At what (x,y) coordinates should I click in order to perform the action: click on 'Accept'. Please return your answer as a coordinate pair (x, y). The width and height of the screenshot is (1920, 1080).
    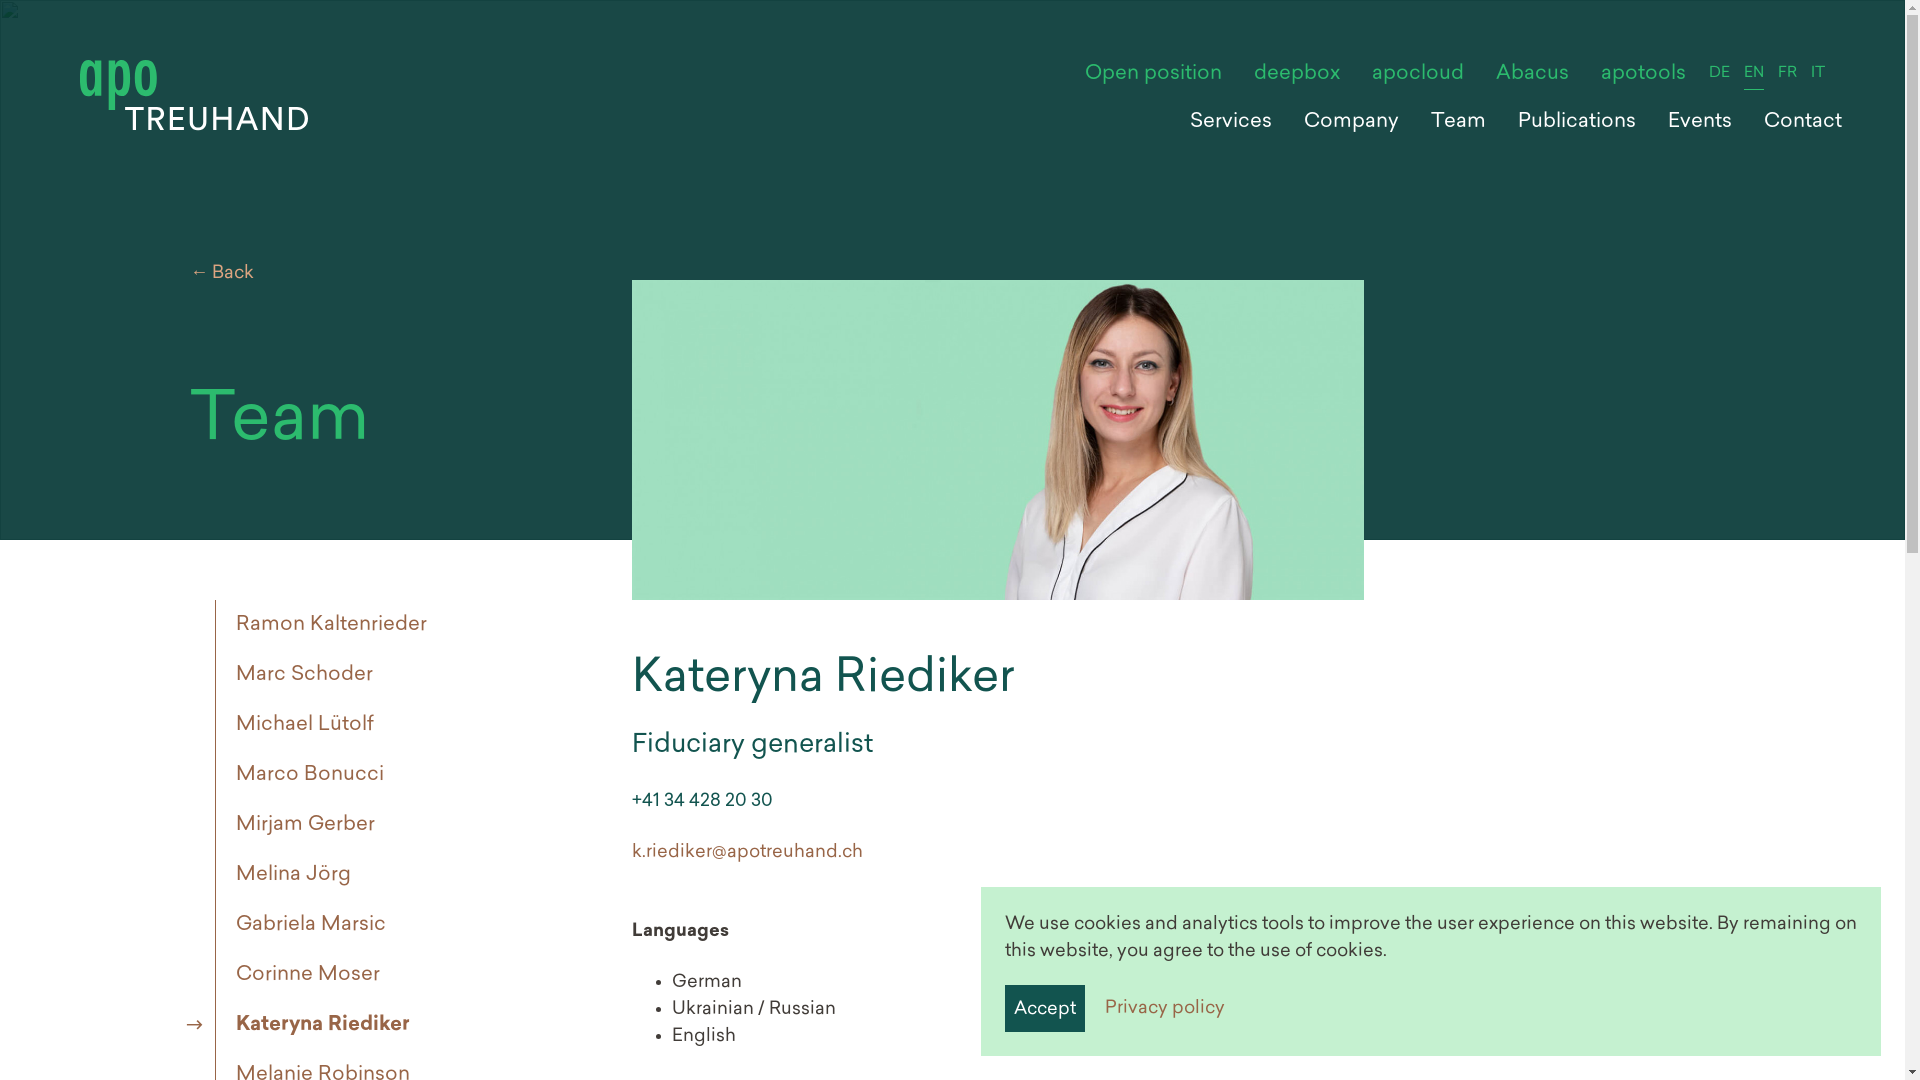
    Looking at the image, I should click on (1044, 1008).